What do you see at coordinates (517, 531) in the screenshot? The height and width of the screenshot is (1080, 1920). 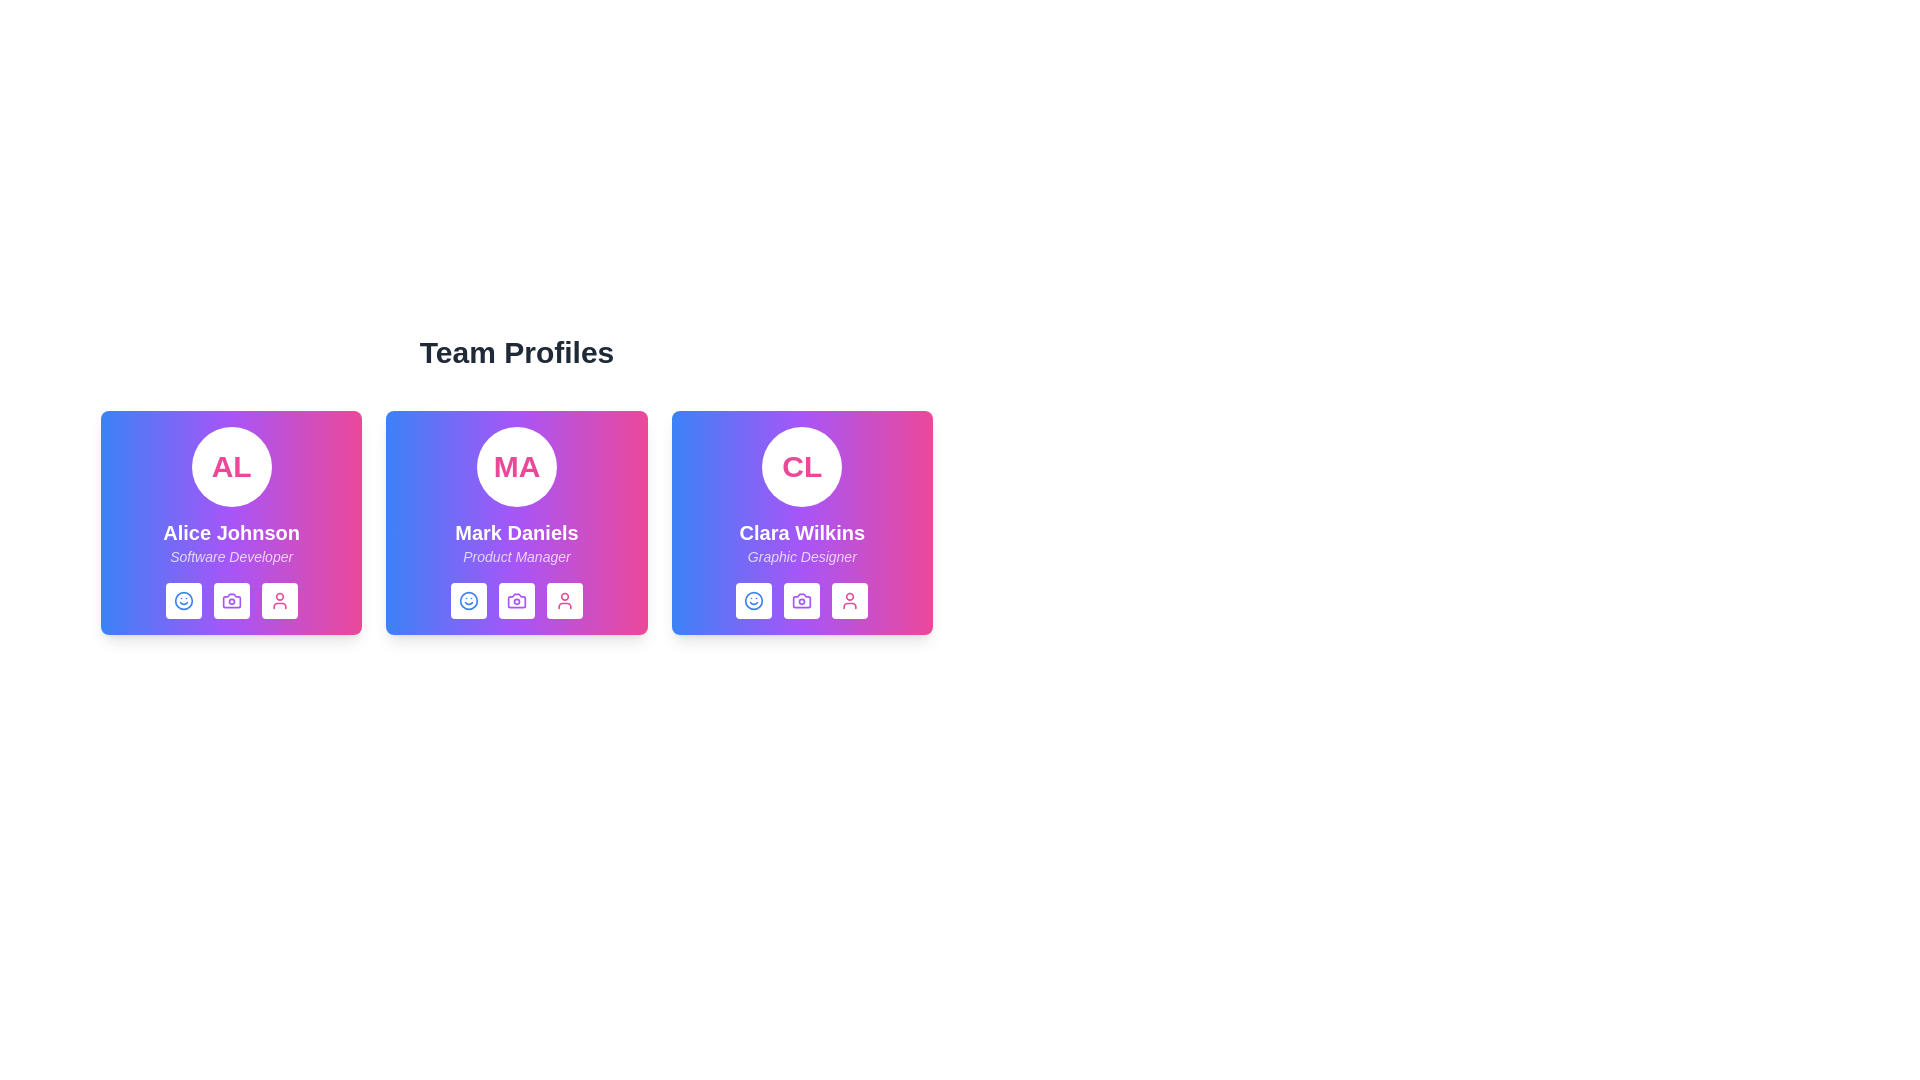 I see `the text label displaying 'Mark Daniels', which is located in the middle card of the team profiles, centered beneath the avatar 'MA' and above the subtitle 'Product Manager'` at bounding box center [517, 531].